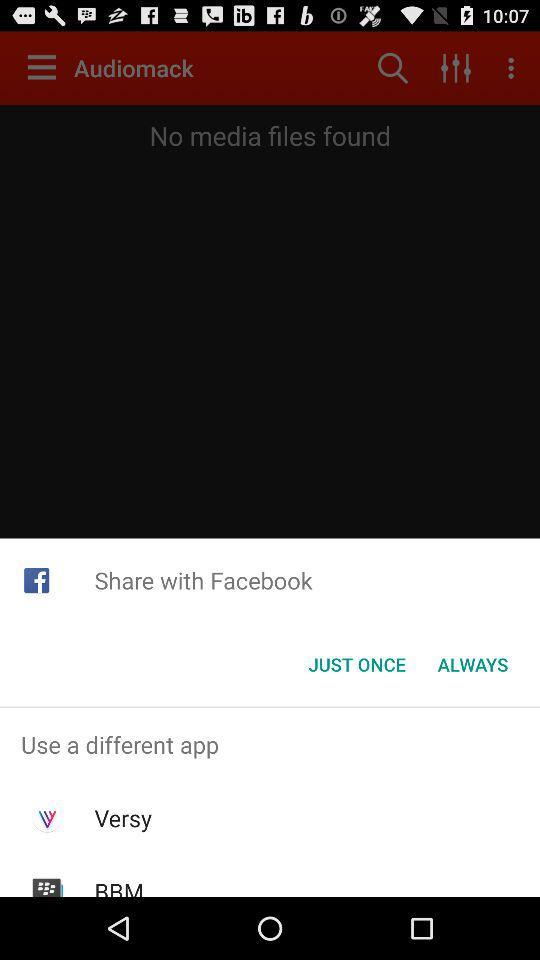 Image resolution: width=540 pixels, height=960 pixels. What do you see at coordinates (123, 818) in the screenshot?
I see `item below use a different app` at bounding box center [123, 818].